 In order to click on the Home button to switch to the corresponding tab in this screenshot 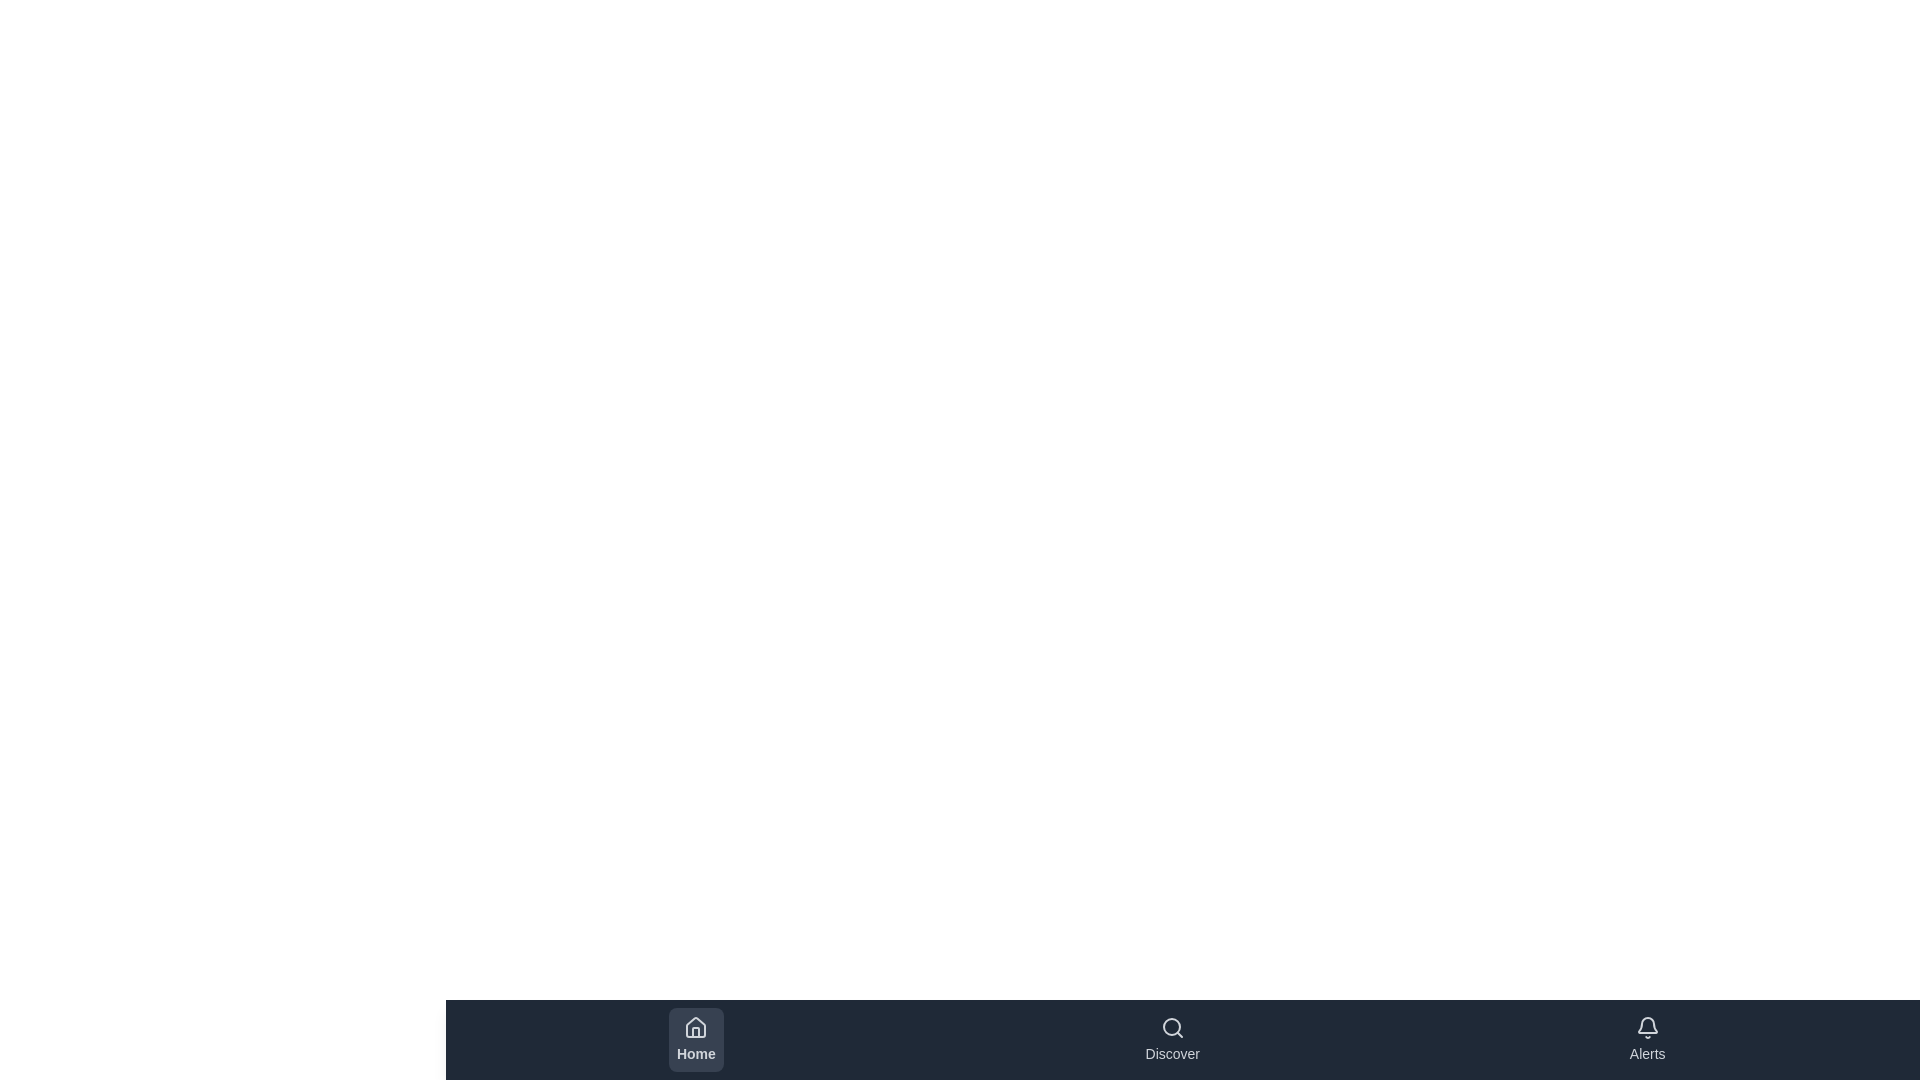, I will do `click(696, 1039)`.